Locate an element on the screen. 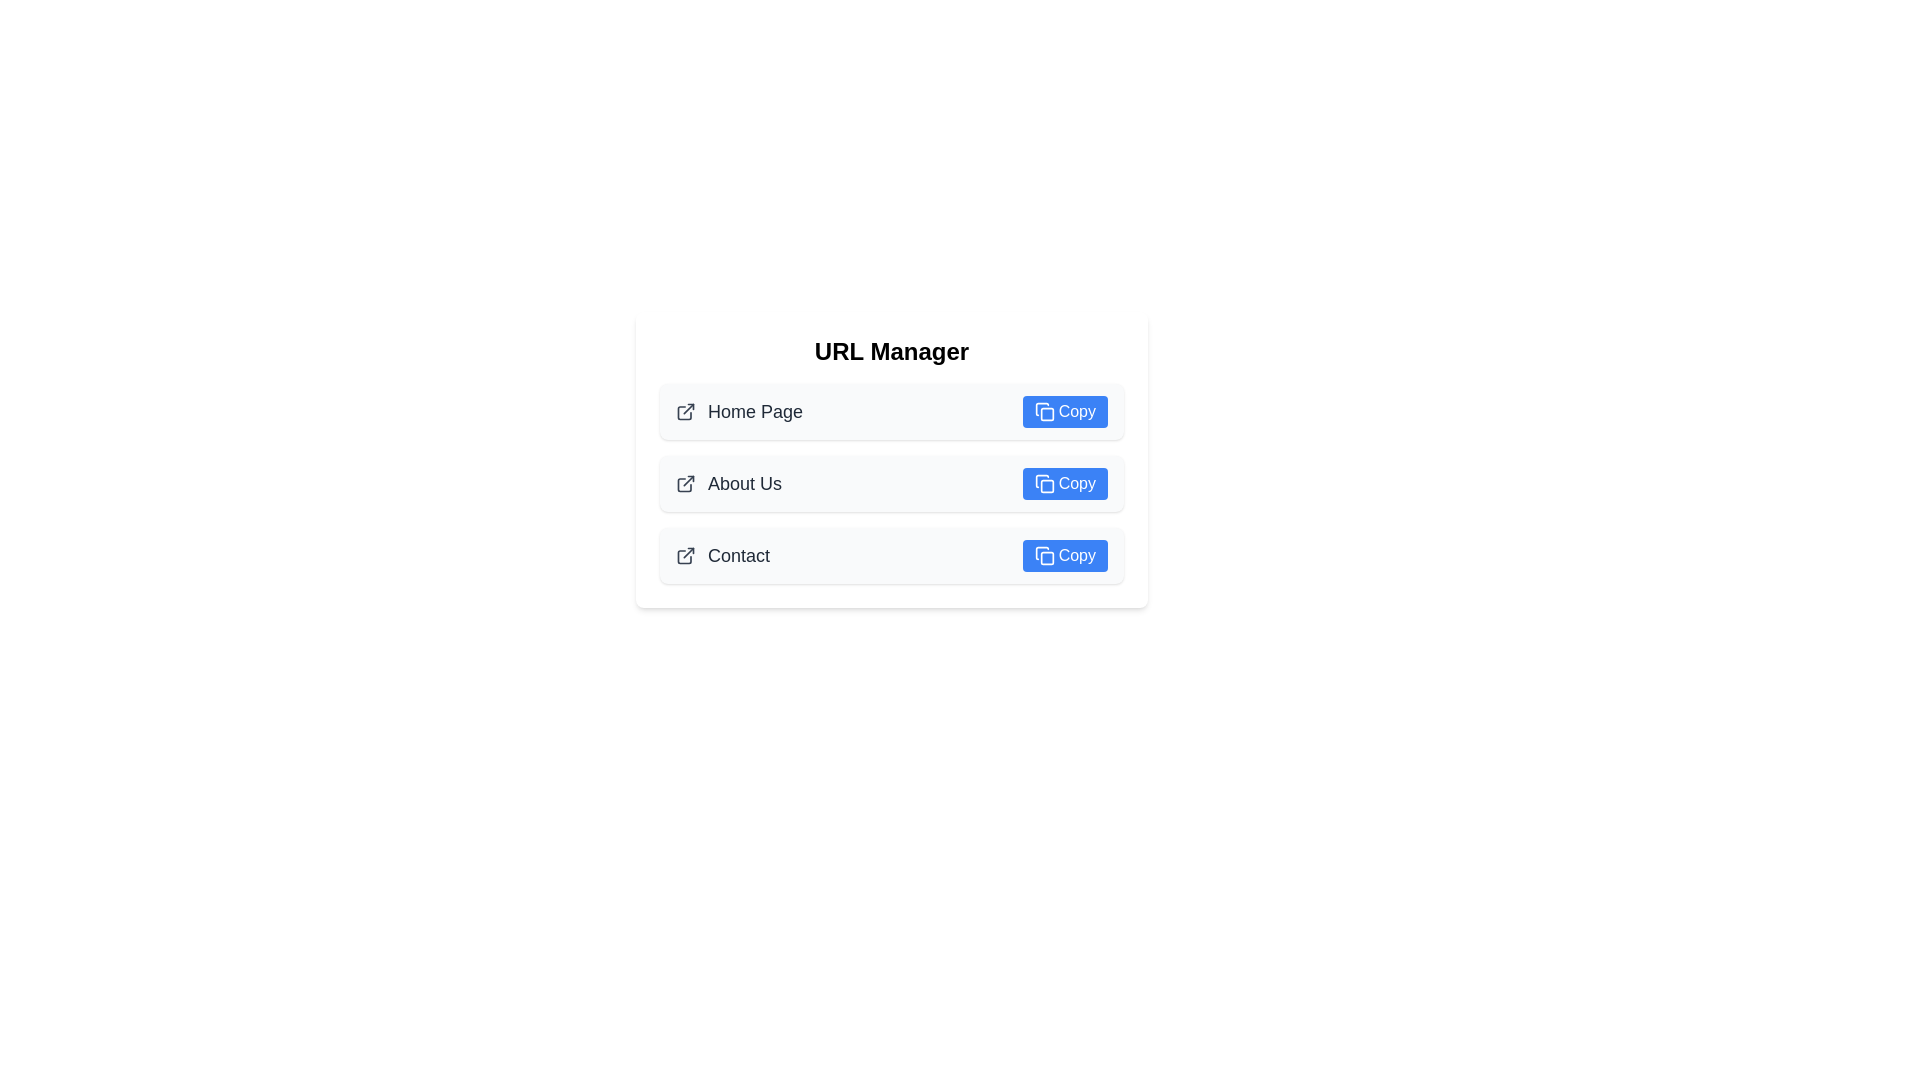  the topmost 'Copy' button with rounded corners and a blue background located on the right side of the 'Home Page' row is located at coordinates (1064, 411).